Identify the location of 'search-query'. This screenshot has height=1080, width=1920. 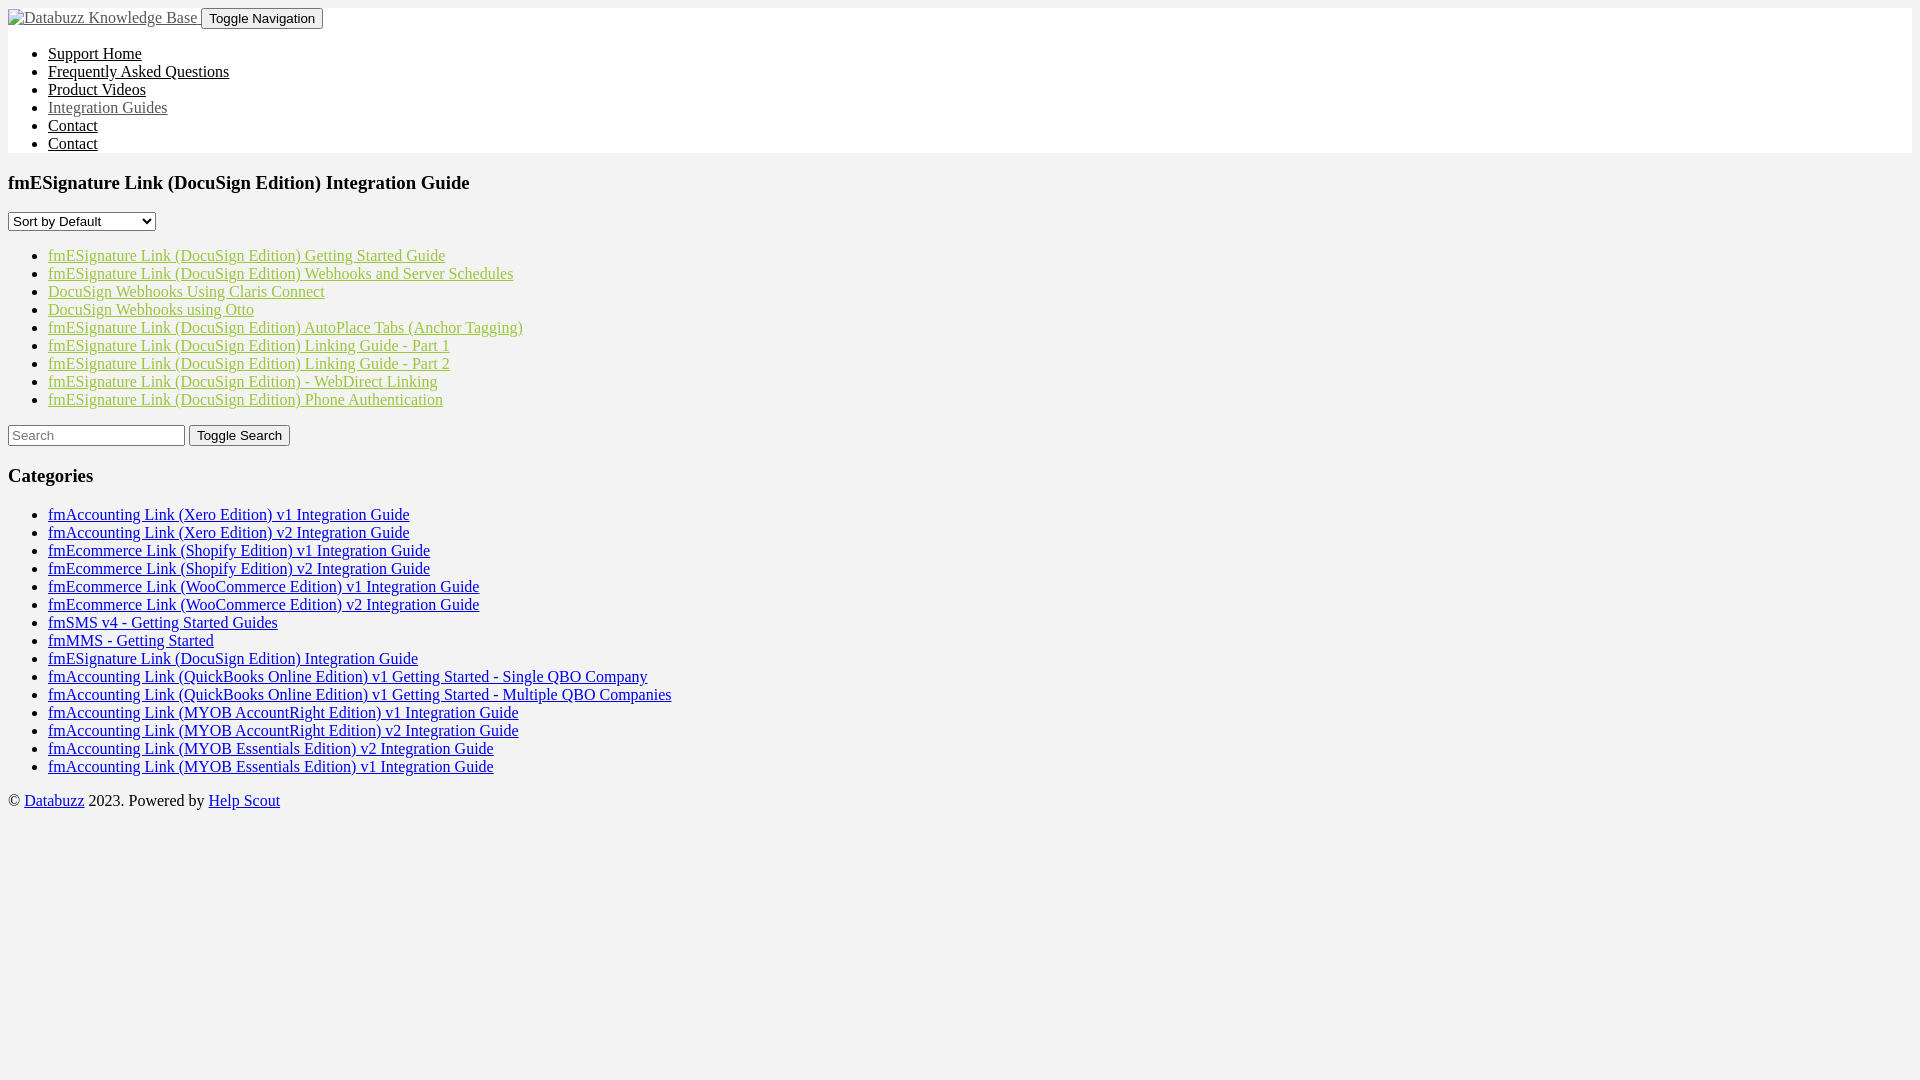
(8, 434).